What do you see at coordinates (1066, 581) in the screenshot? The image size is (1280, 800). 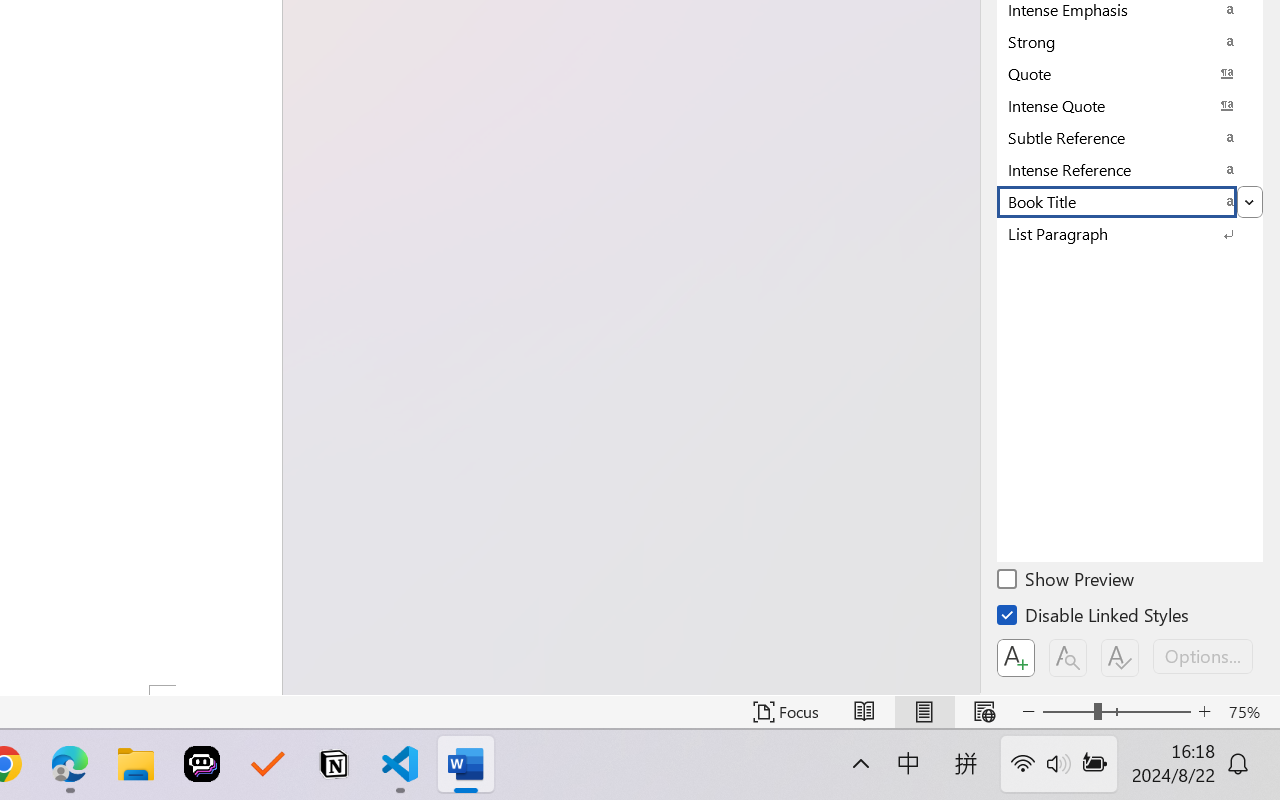 I see `'Show Preview'` at bounding box center [1066, 581].